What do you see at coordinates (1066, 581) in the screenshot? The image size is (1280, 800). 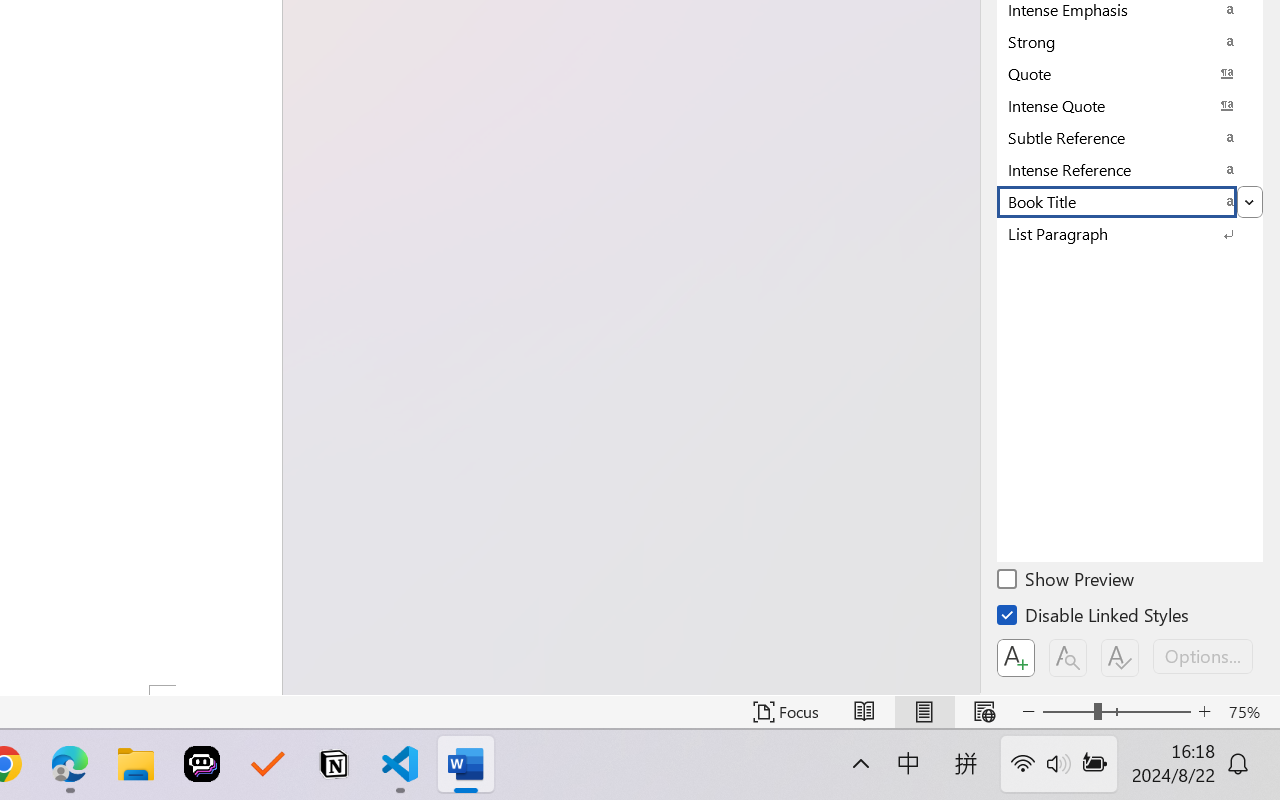 I see `'Show Preview'` at bounding box center [1066, 581].